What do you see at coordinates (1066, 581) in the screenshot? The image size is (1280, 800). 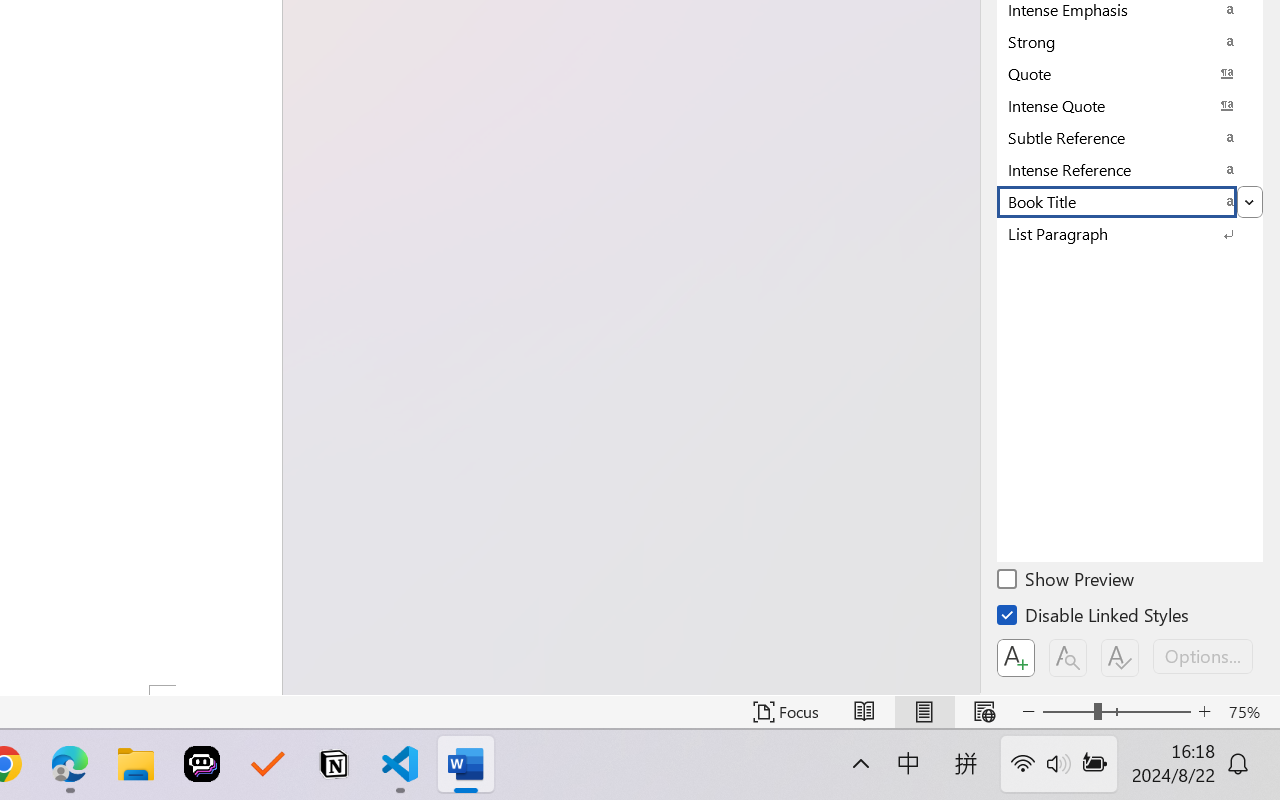 I see `'Show Preview'` at bounding box center [1066, 581].